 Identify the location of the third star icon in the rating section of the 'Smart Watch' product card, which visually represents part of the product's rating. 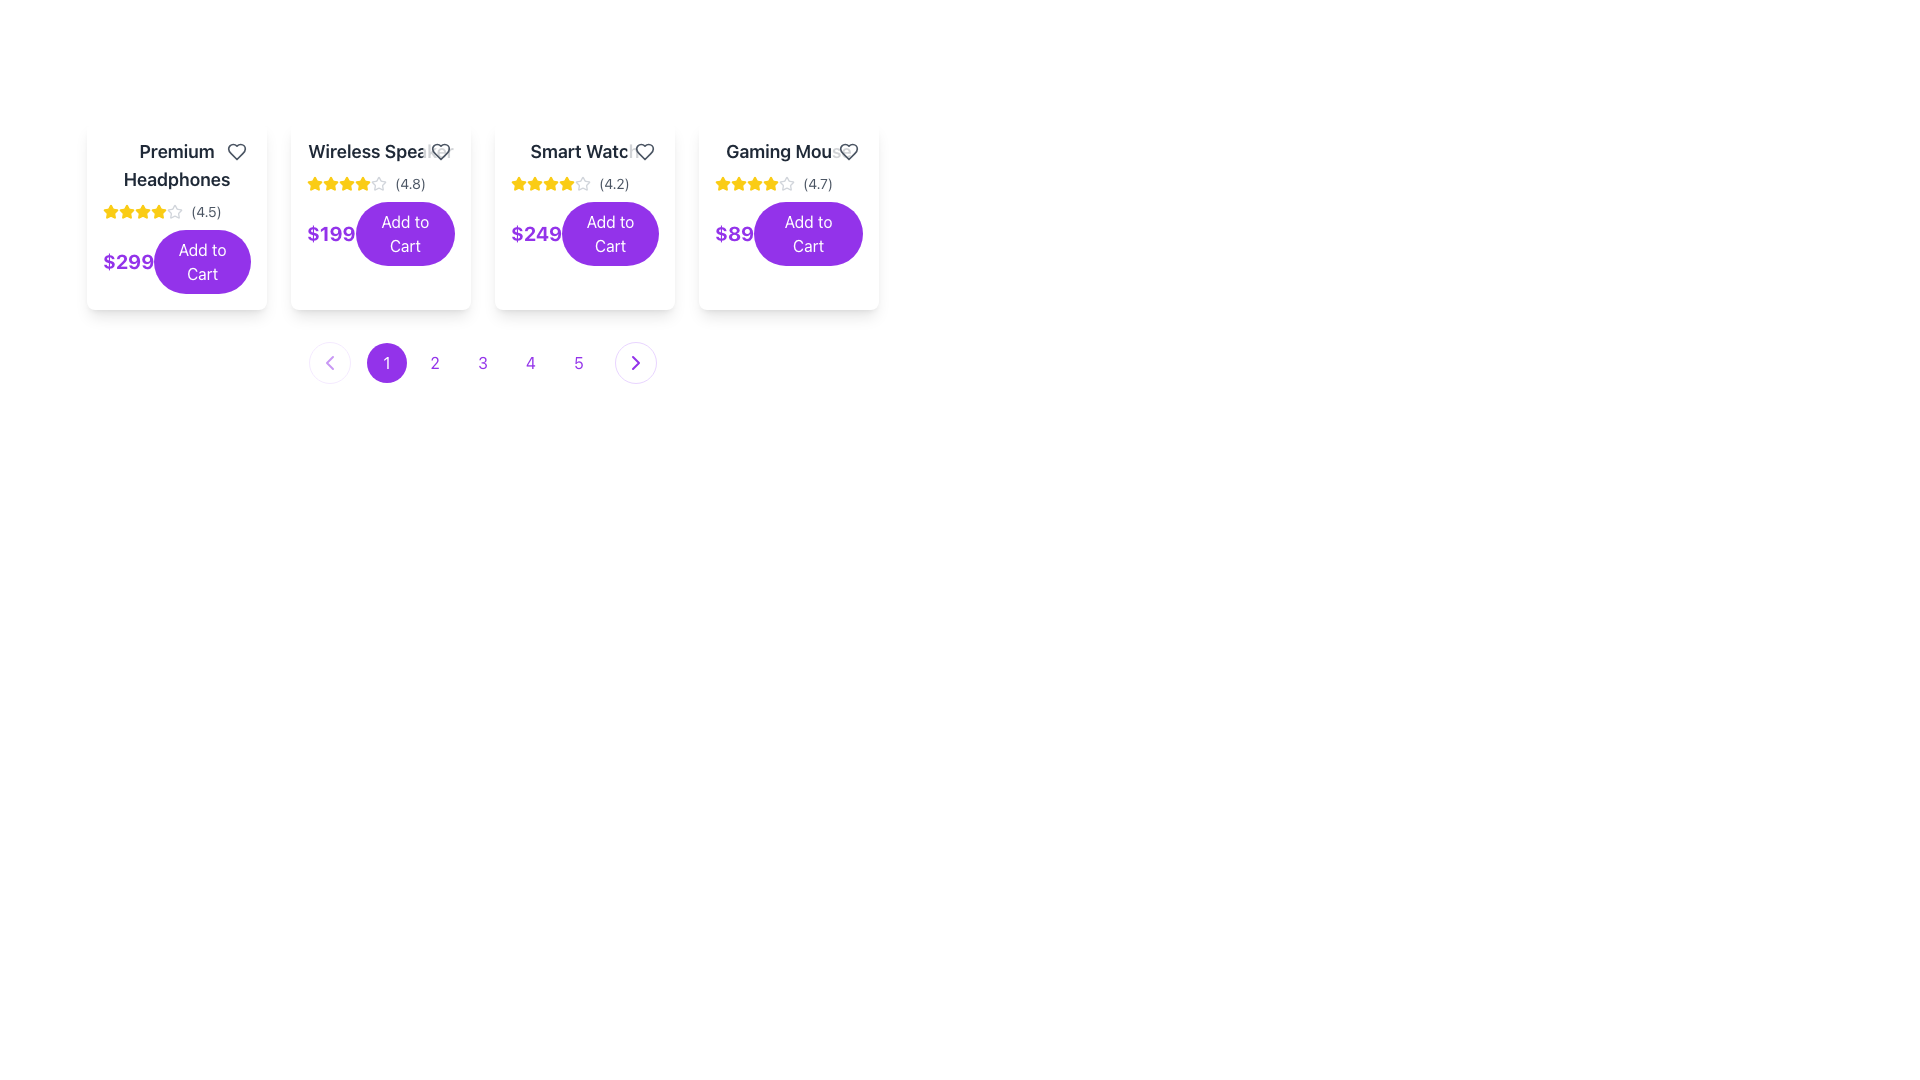
(534, 184).